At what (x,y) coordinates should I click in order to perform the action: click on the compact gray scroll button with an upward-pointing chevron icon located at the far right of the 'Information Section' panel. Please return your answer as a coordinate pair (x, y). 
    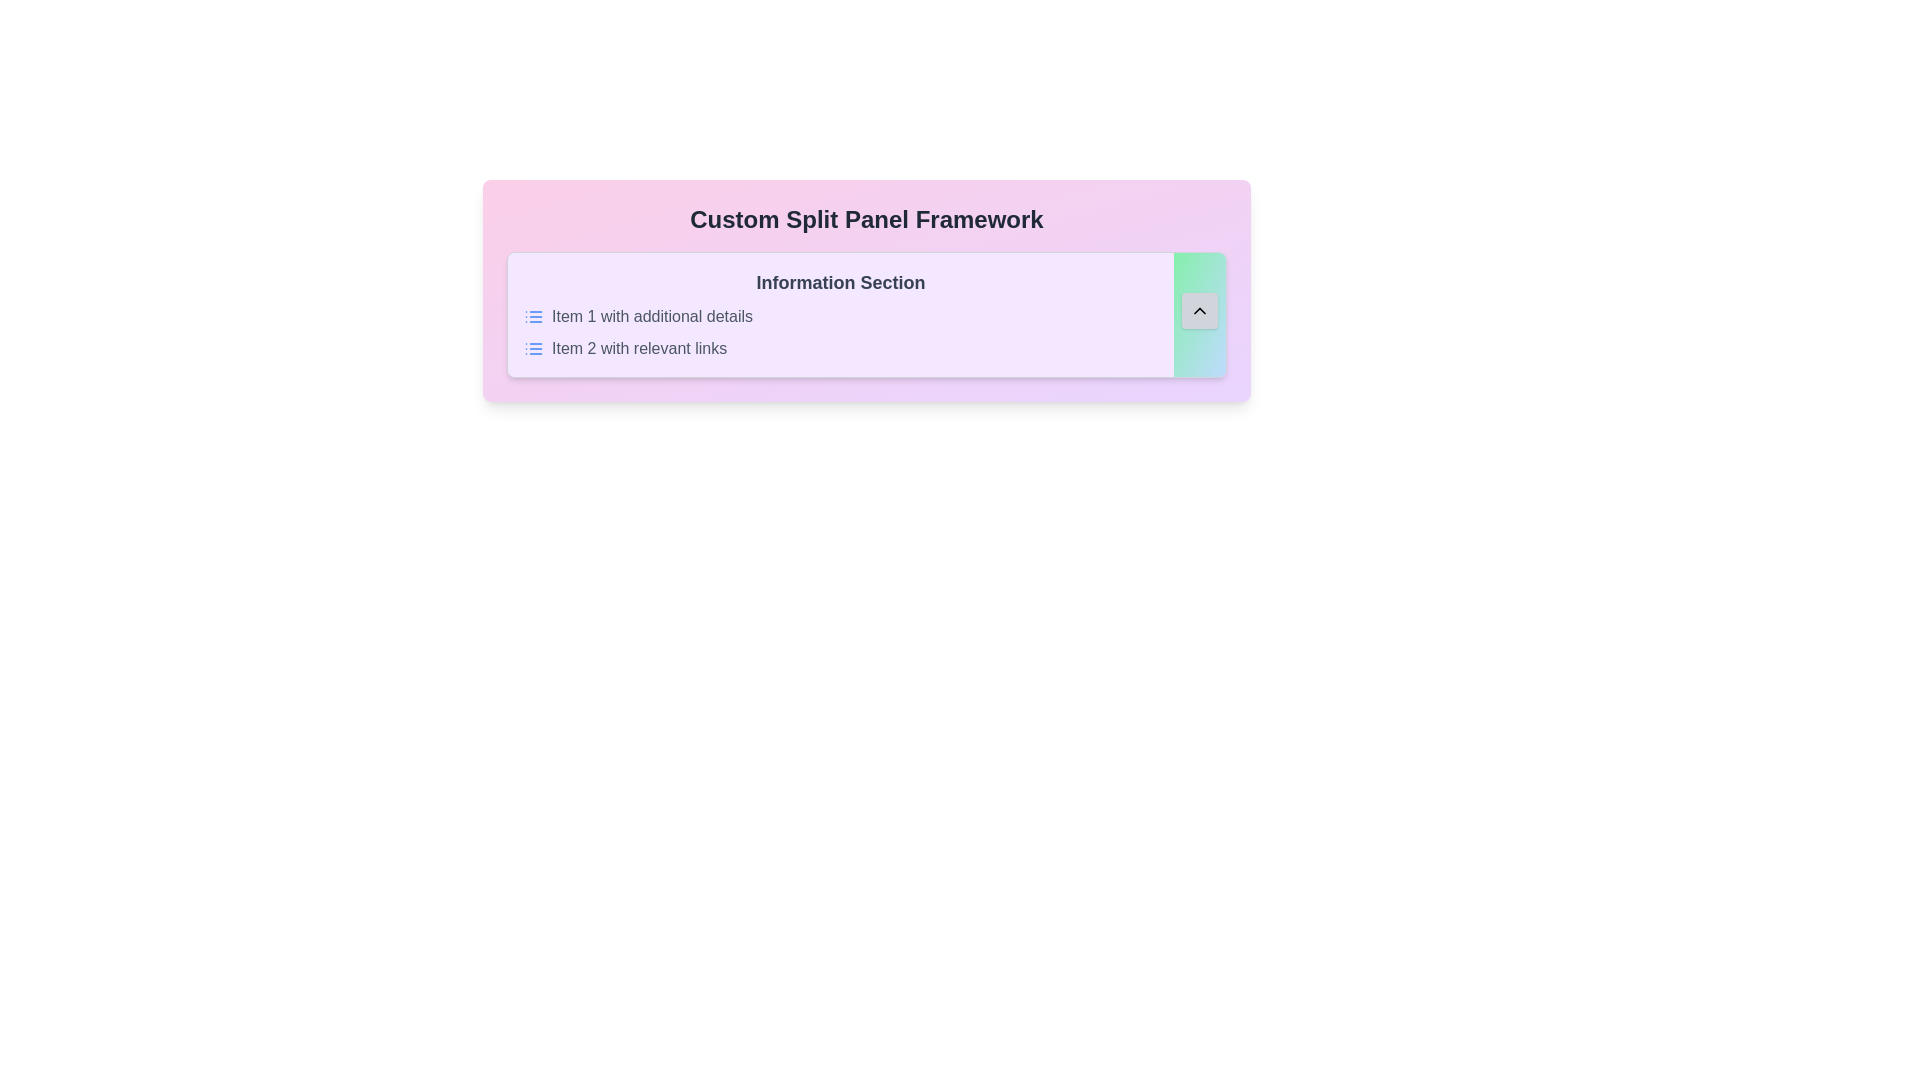
    Looking at the image, I should click on (1200, 315).